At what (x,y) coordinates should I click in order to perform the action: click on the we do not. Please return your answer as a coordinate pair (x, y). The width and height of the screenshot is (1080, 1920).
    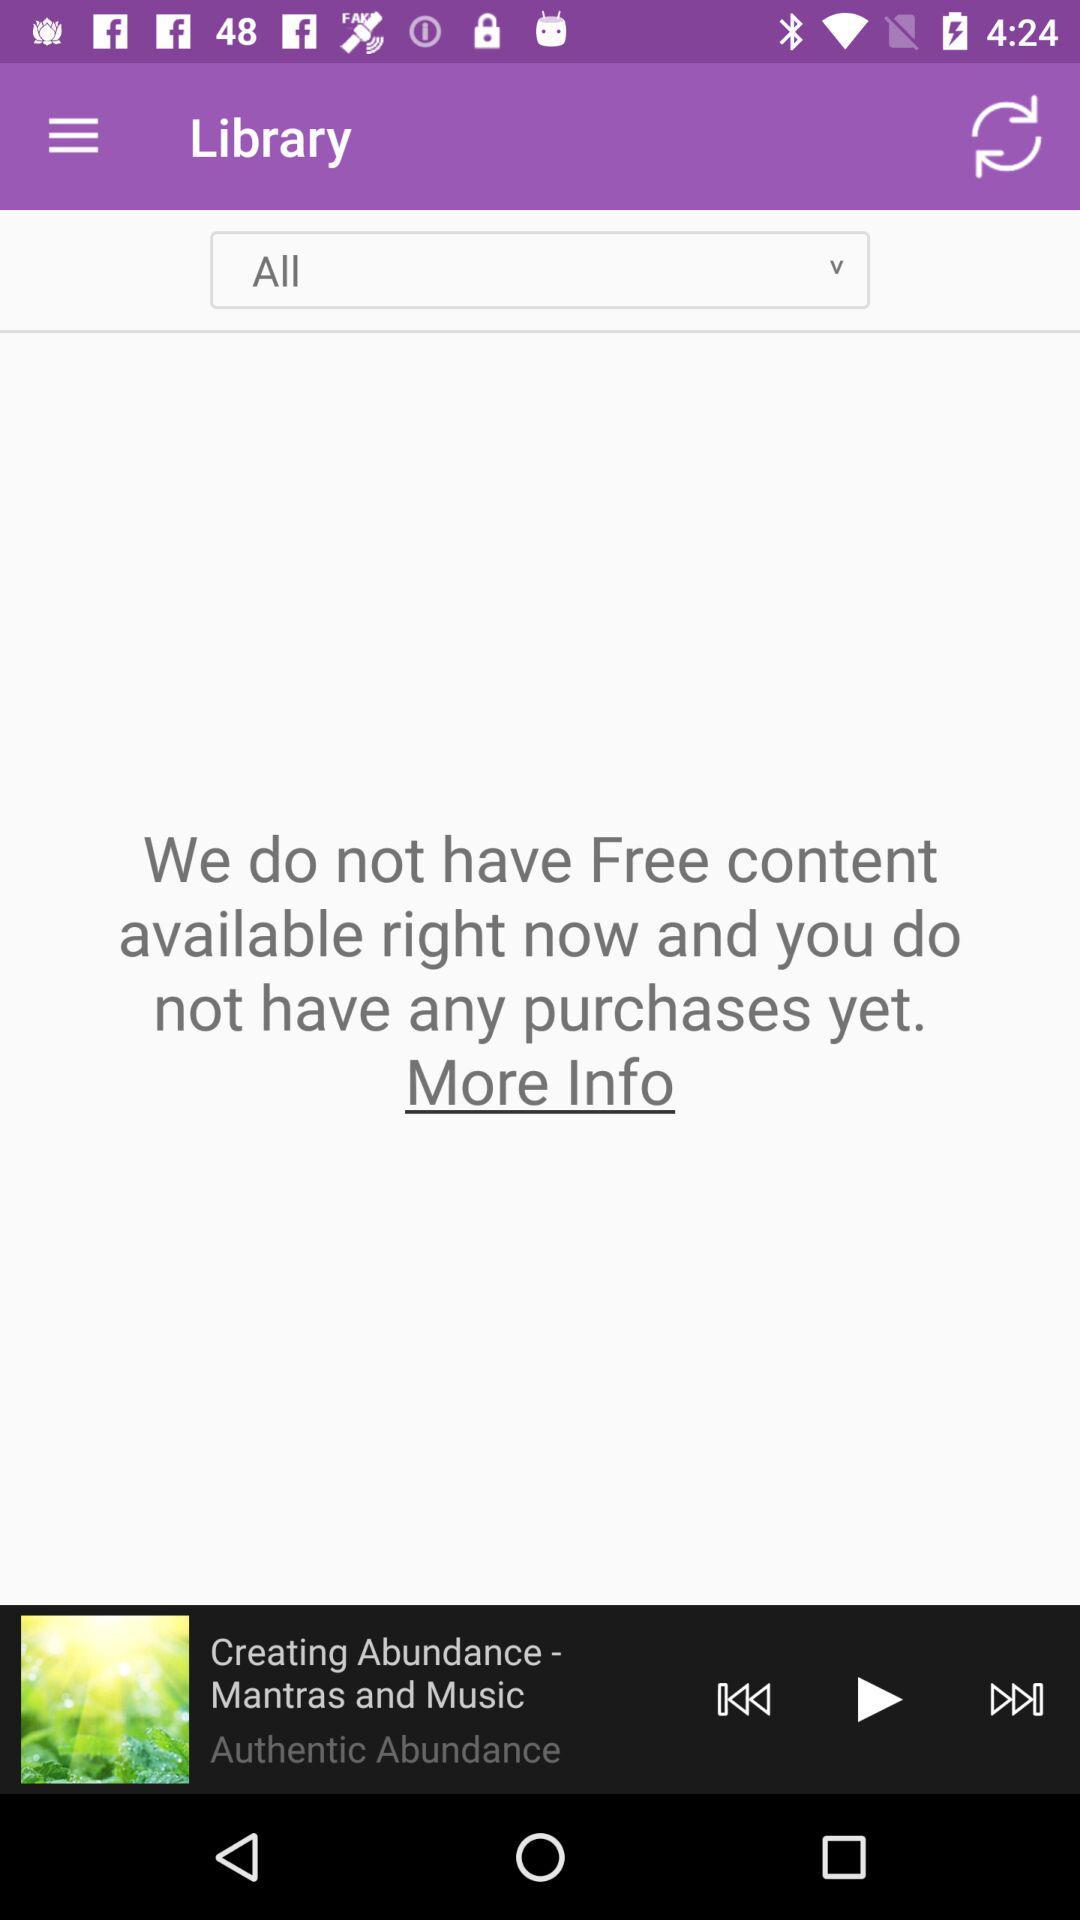
    Looking at the image, I should click on (540, 968).